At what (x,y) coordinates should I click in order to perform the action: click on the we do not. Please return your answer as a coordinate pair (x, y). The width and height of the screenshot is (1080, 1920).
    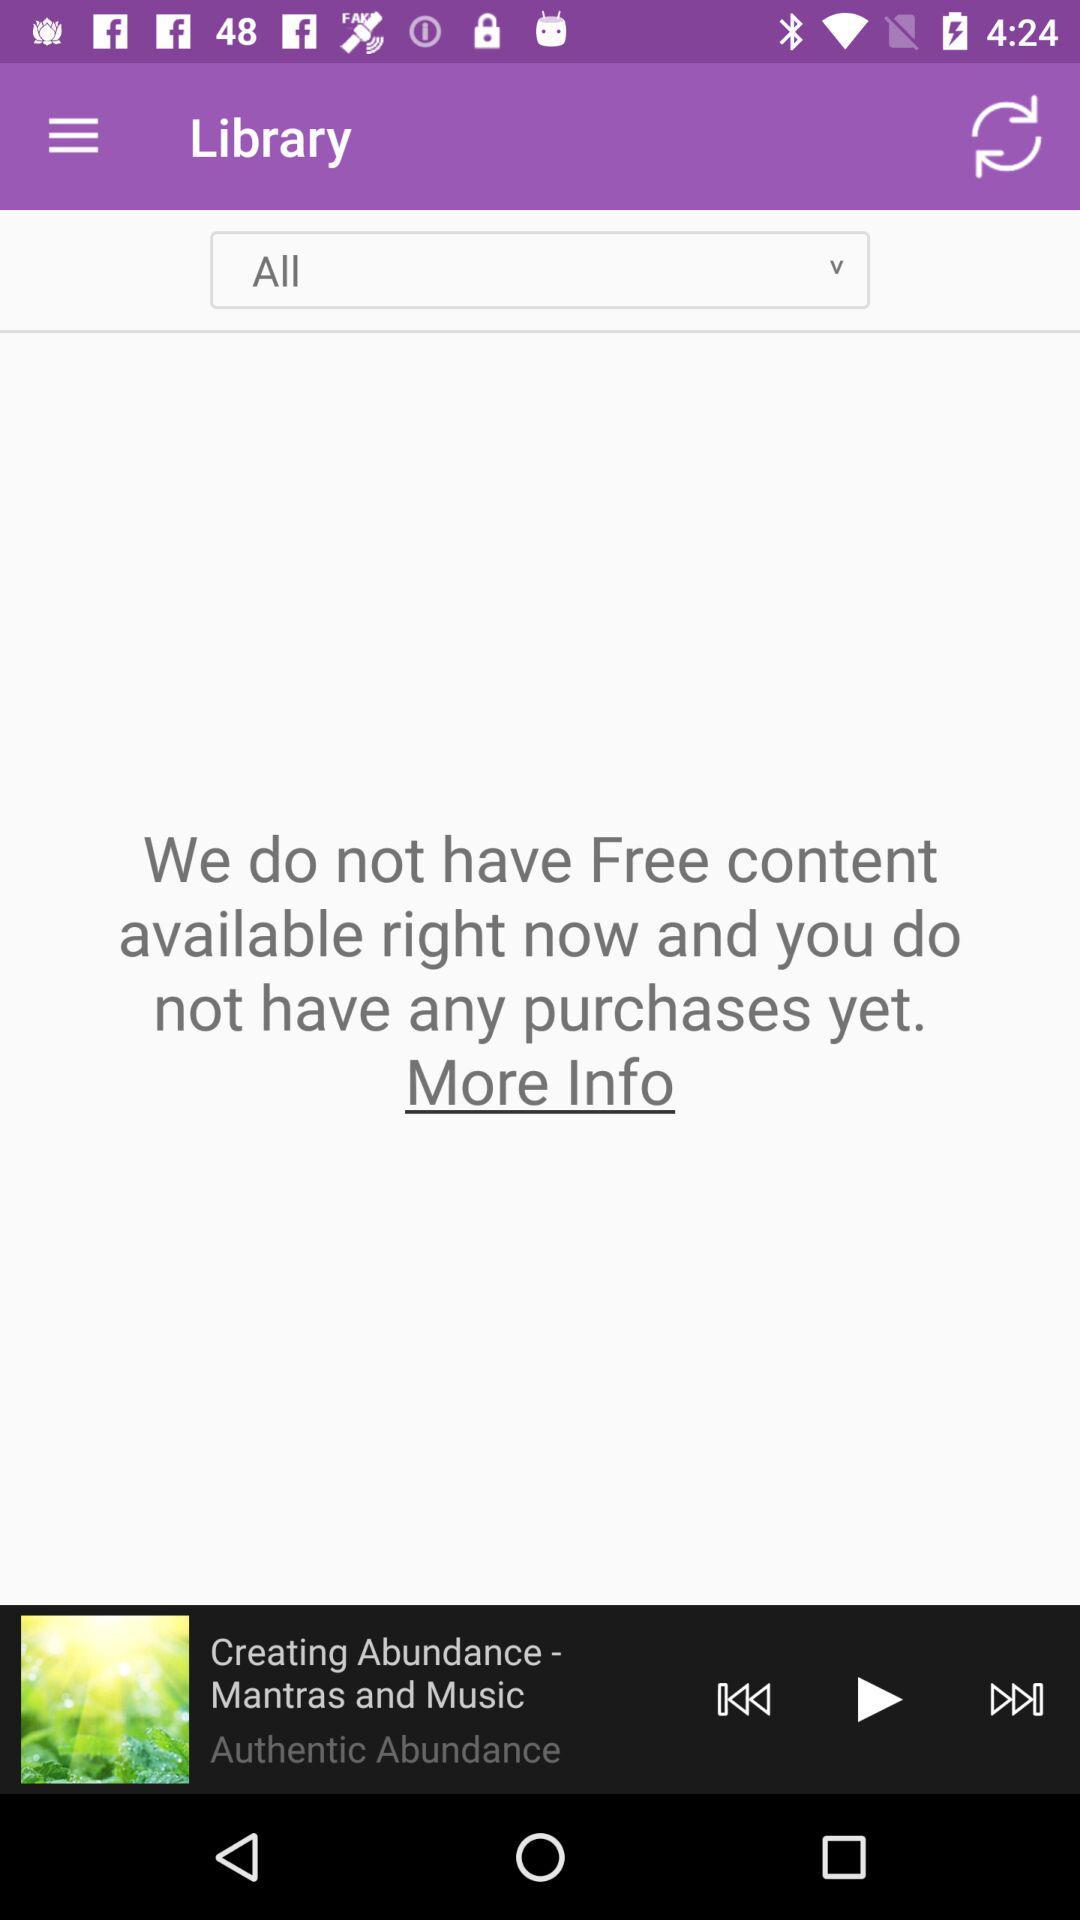
    Looking at the image, I should click on (540, 968).